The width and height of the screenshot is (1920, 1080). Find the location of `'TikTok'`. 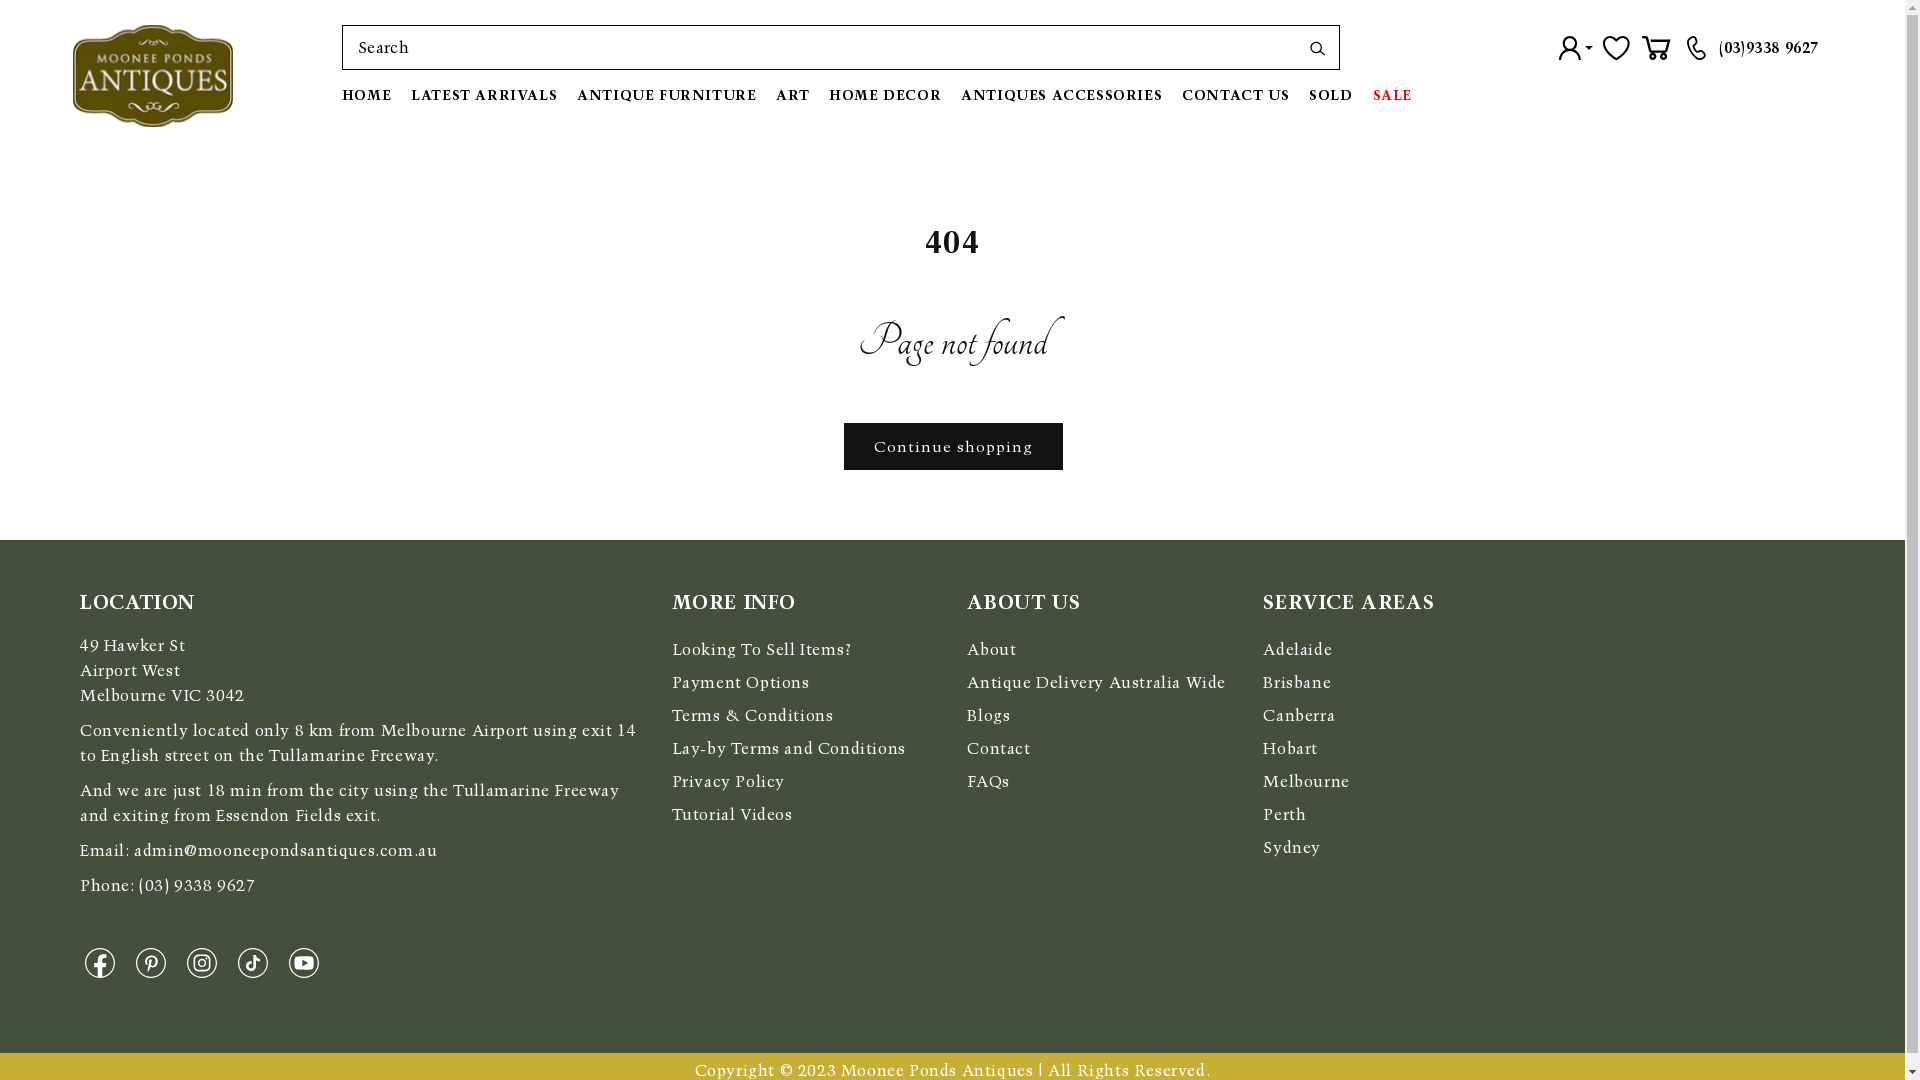

'TikTok' is located at coordinates (257, 962).